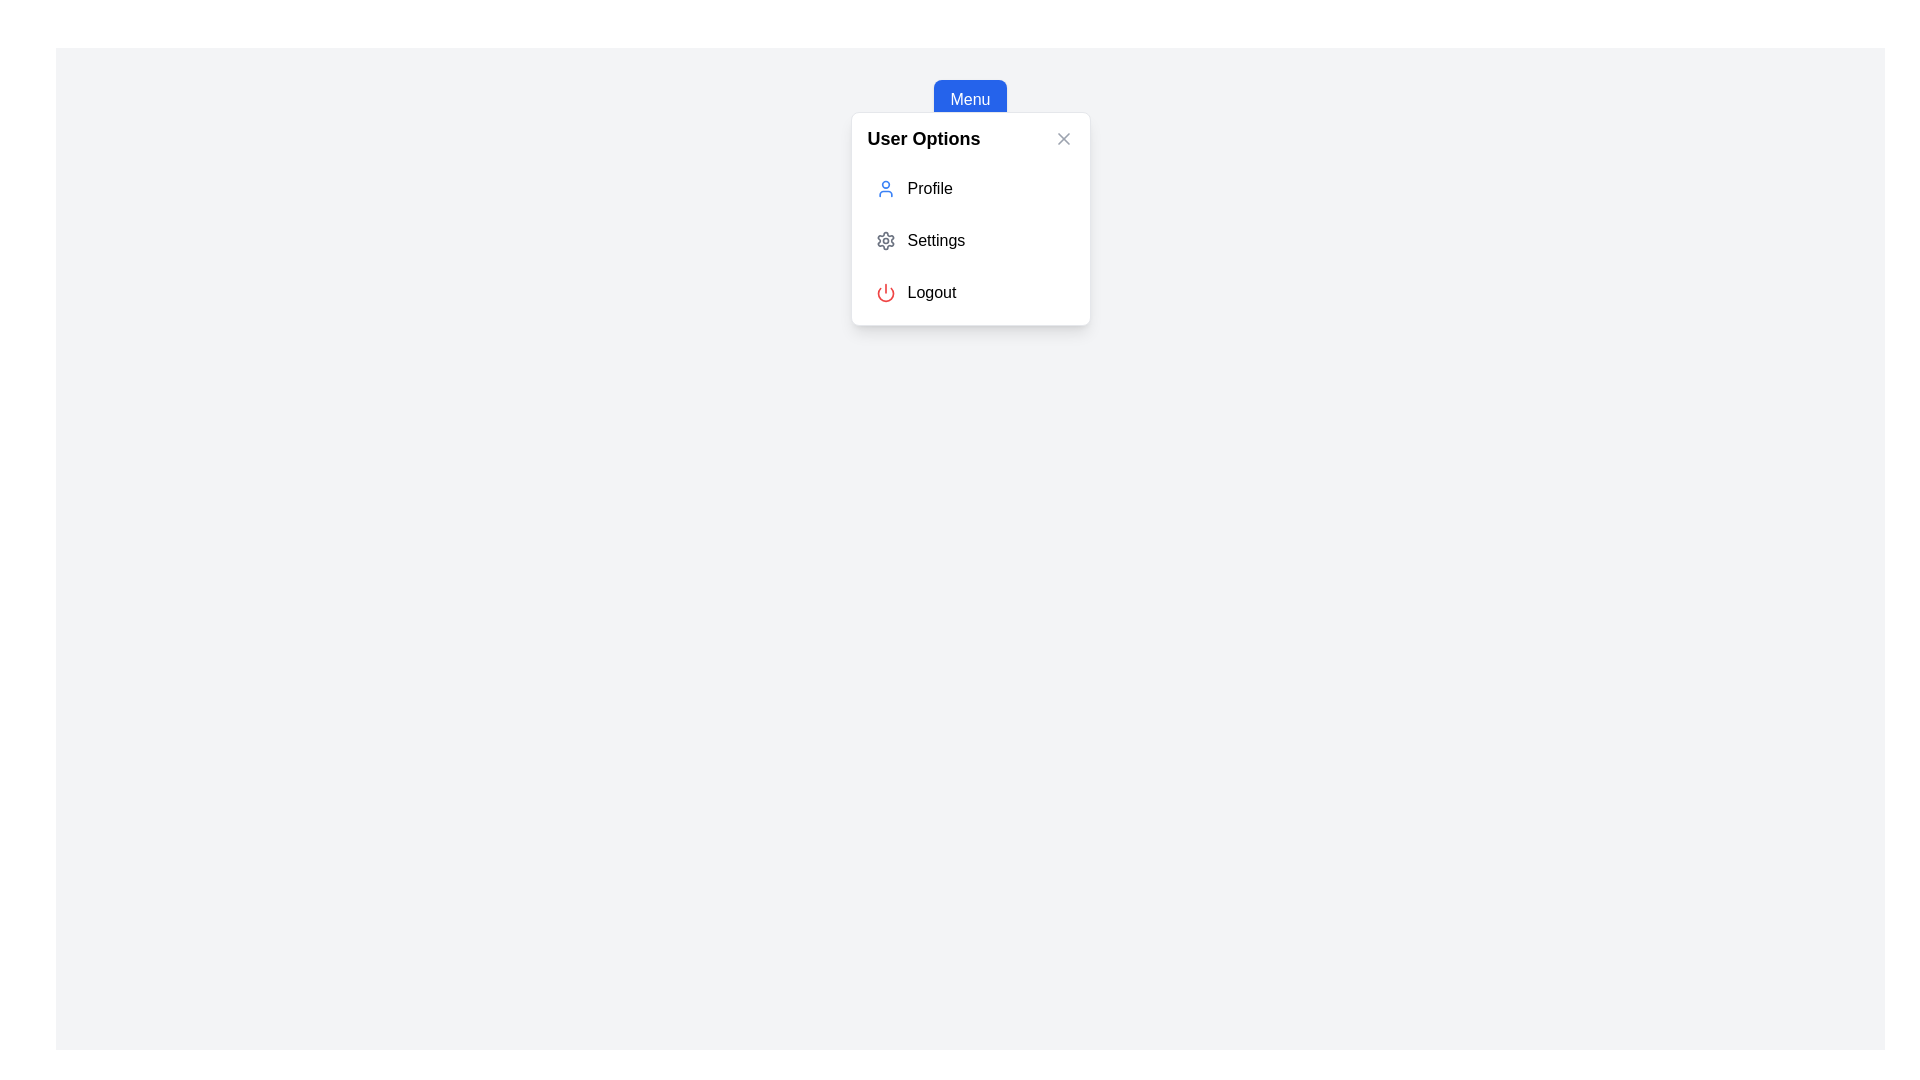  I want to click on the 'Settings' option in the User Options dropdown menu, which is the second item listed after 'Profile', so click(970, 239).